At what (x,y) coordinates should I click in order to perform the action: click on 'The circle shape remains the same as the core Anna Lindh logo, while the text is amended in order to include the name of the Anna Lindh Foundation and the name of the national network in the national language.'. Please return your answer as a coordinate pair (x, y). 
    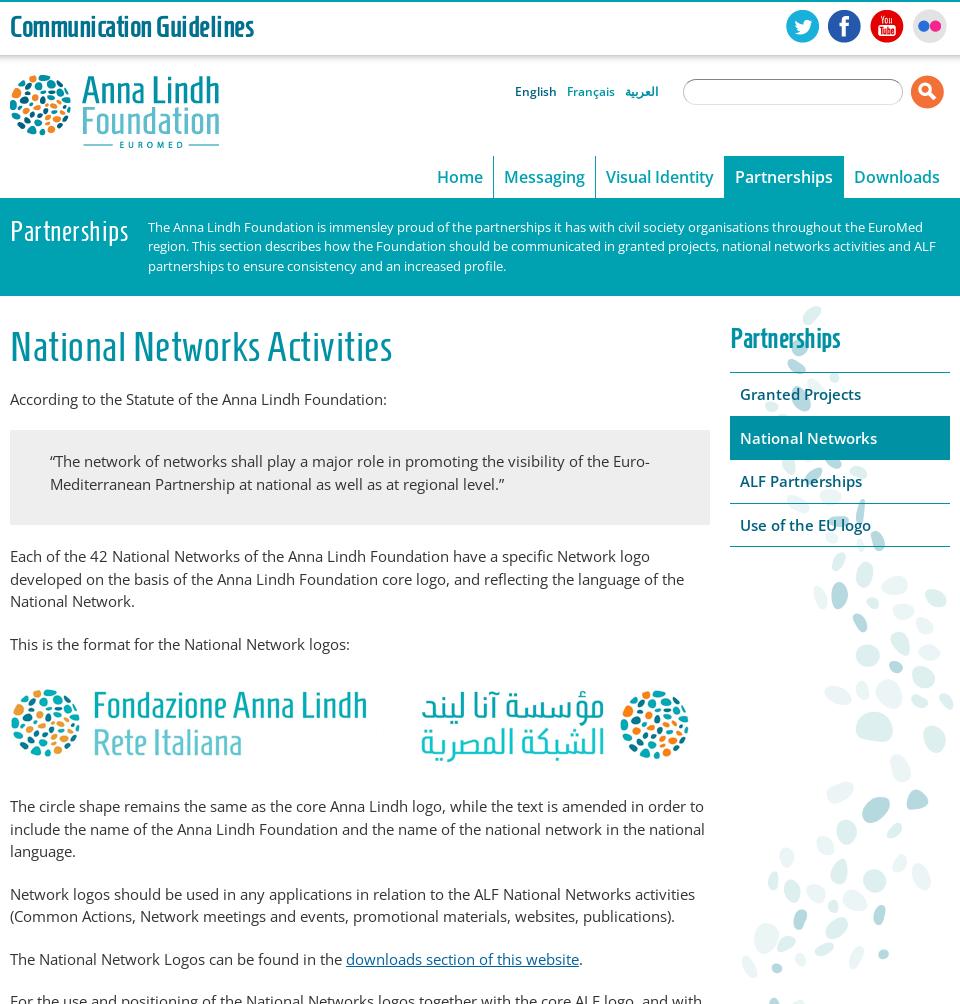
    Looking at the image, I should click on (357, 828).